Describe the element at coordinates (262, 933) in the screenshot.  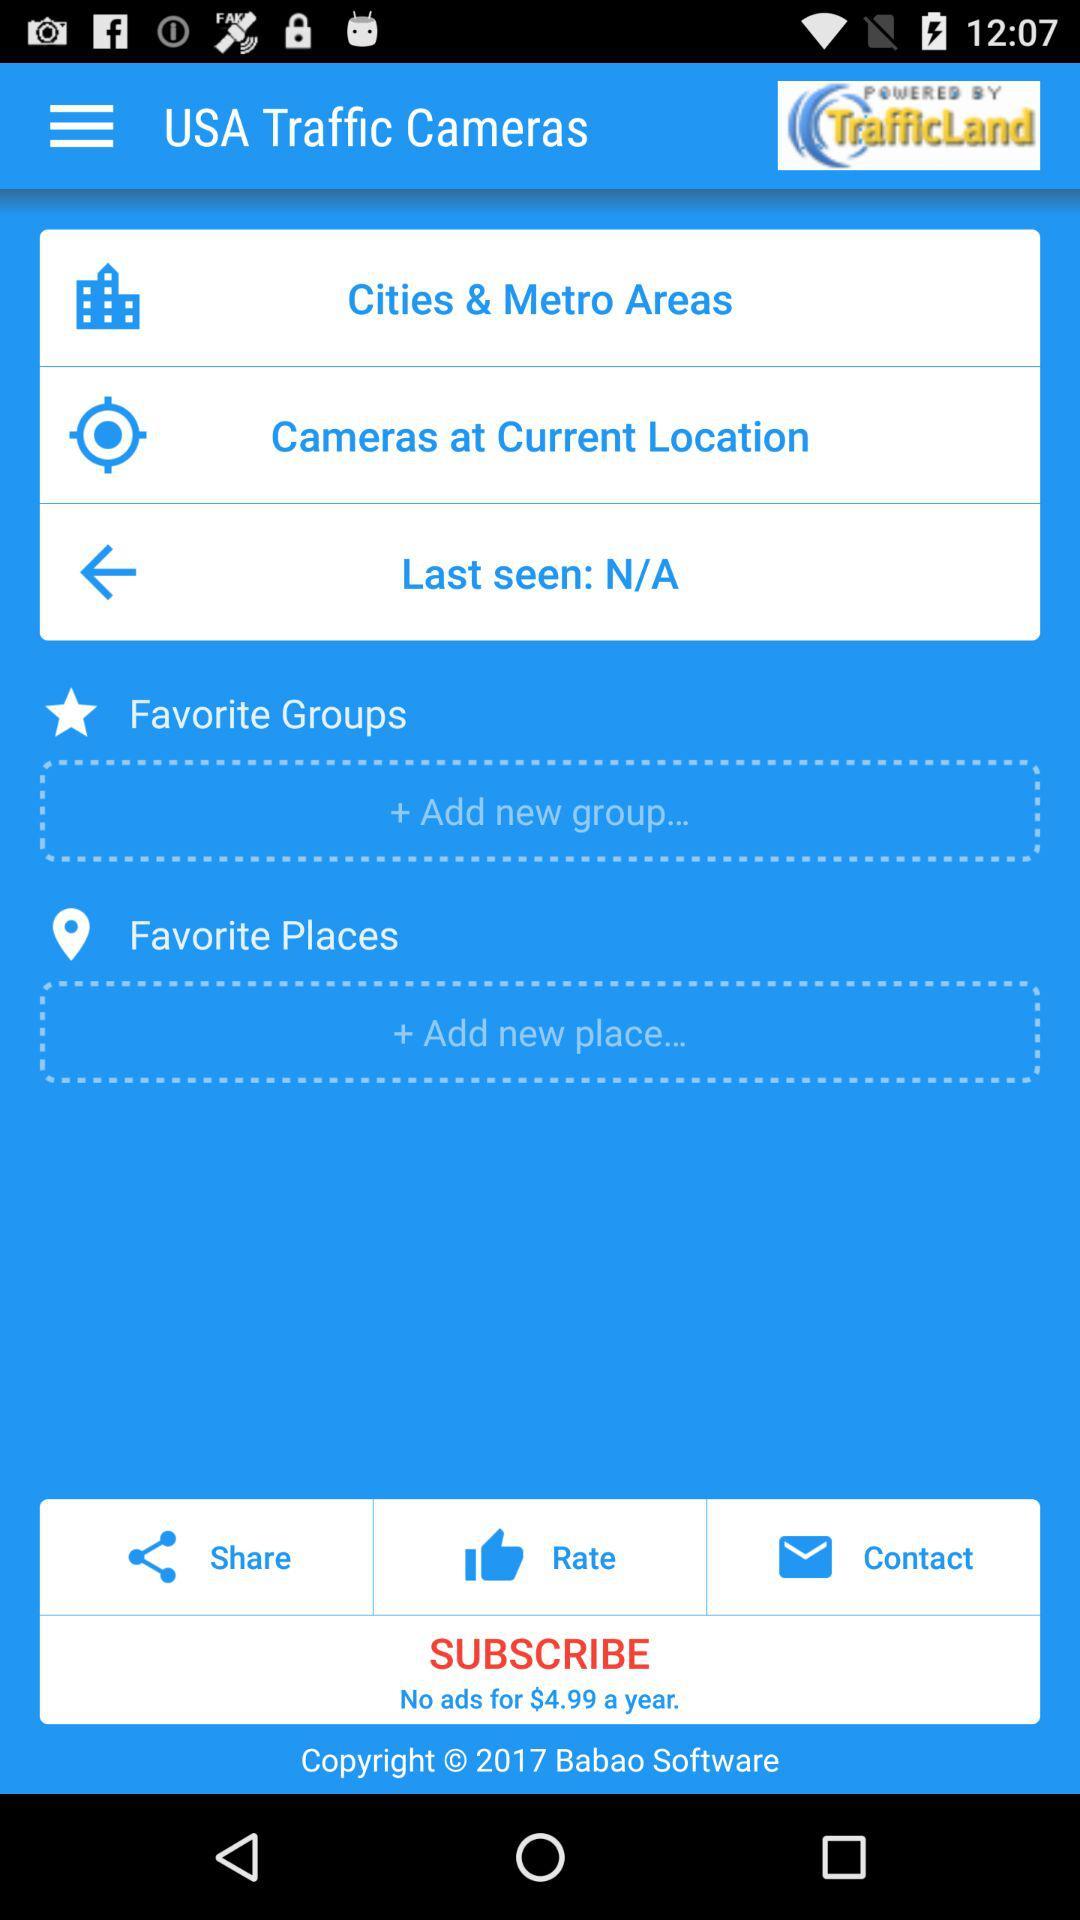
I see `the favorite places` at that location.